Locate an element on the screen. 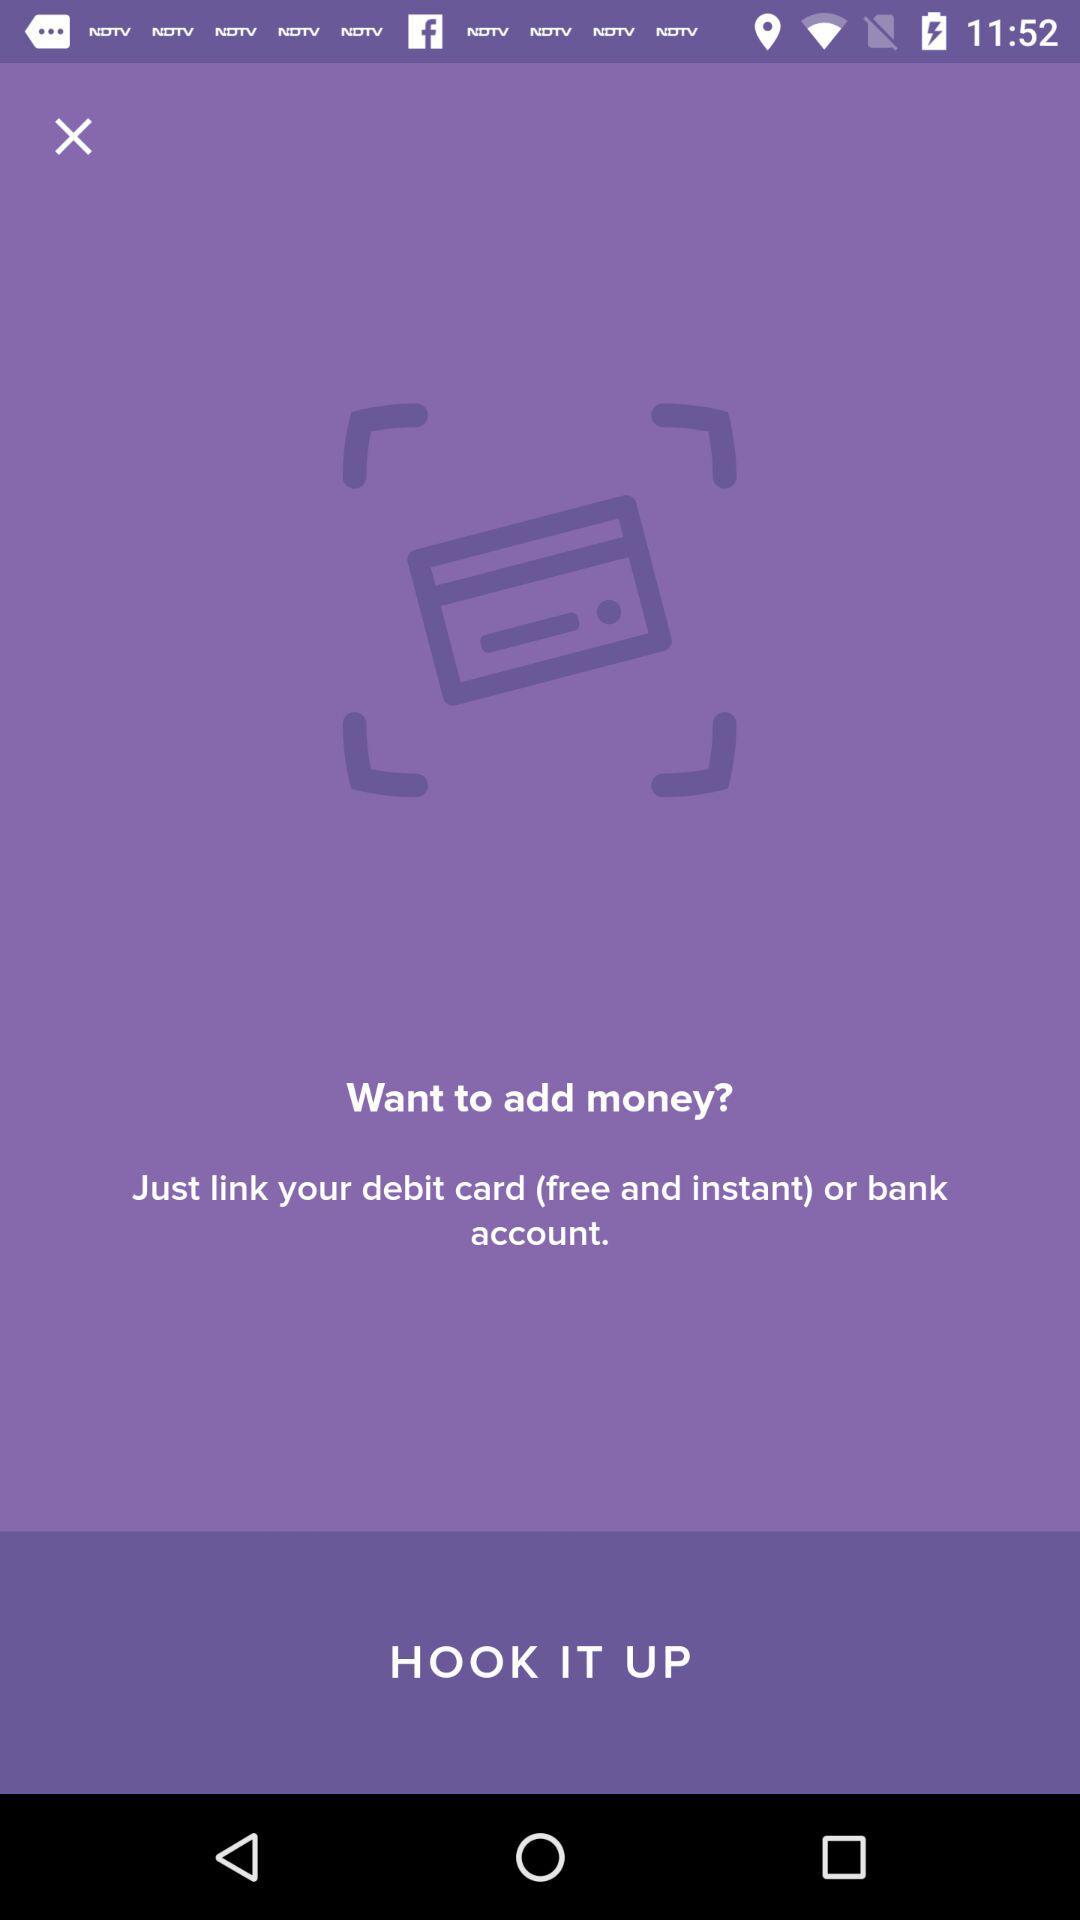  item at the top left corner is located at coordinates (72, 135).